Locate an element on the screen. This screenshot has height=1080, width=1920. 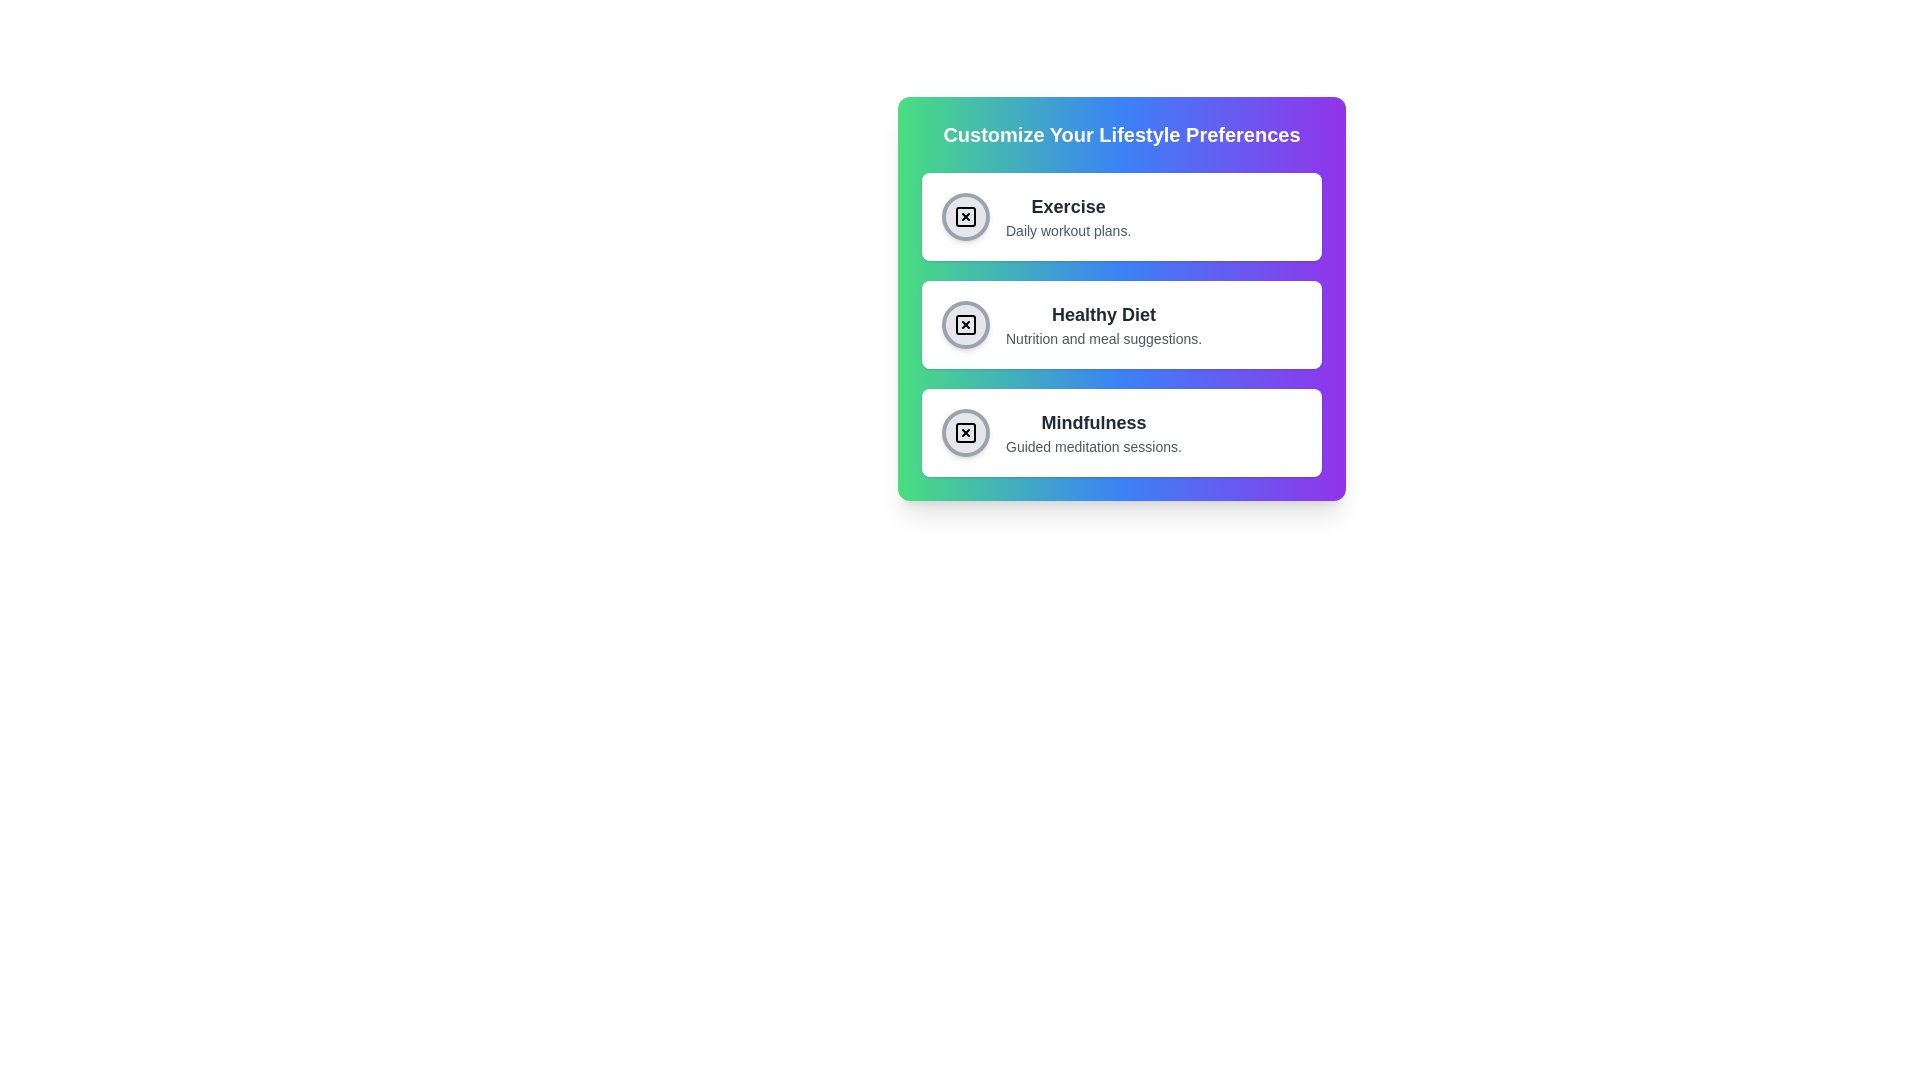
the small rectangular shape with rounded corners that serves as the background for the 'X' icon in the 'Mindfulness' section of the interface is located at coordinates (965, 431).